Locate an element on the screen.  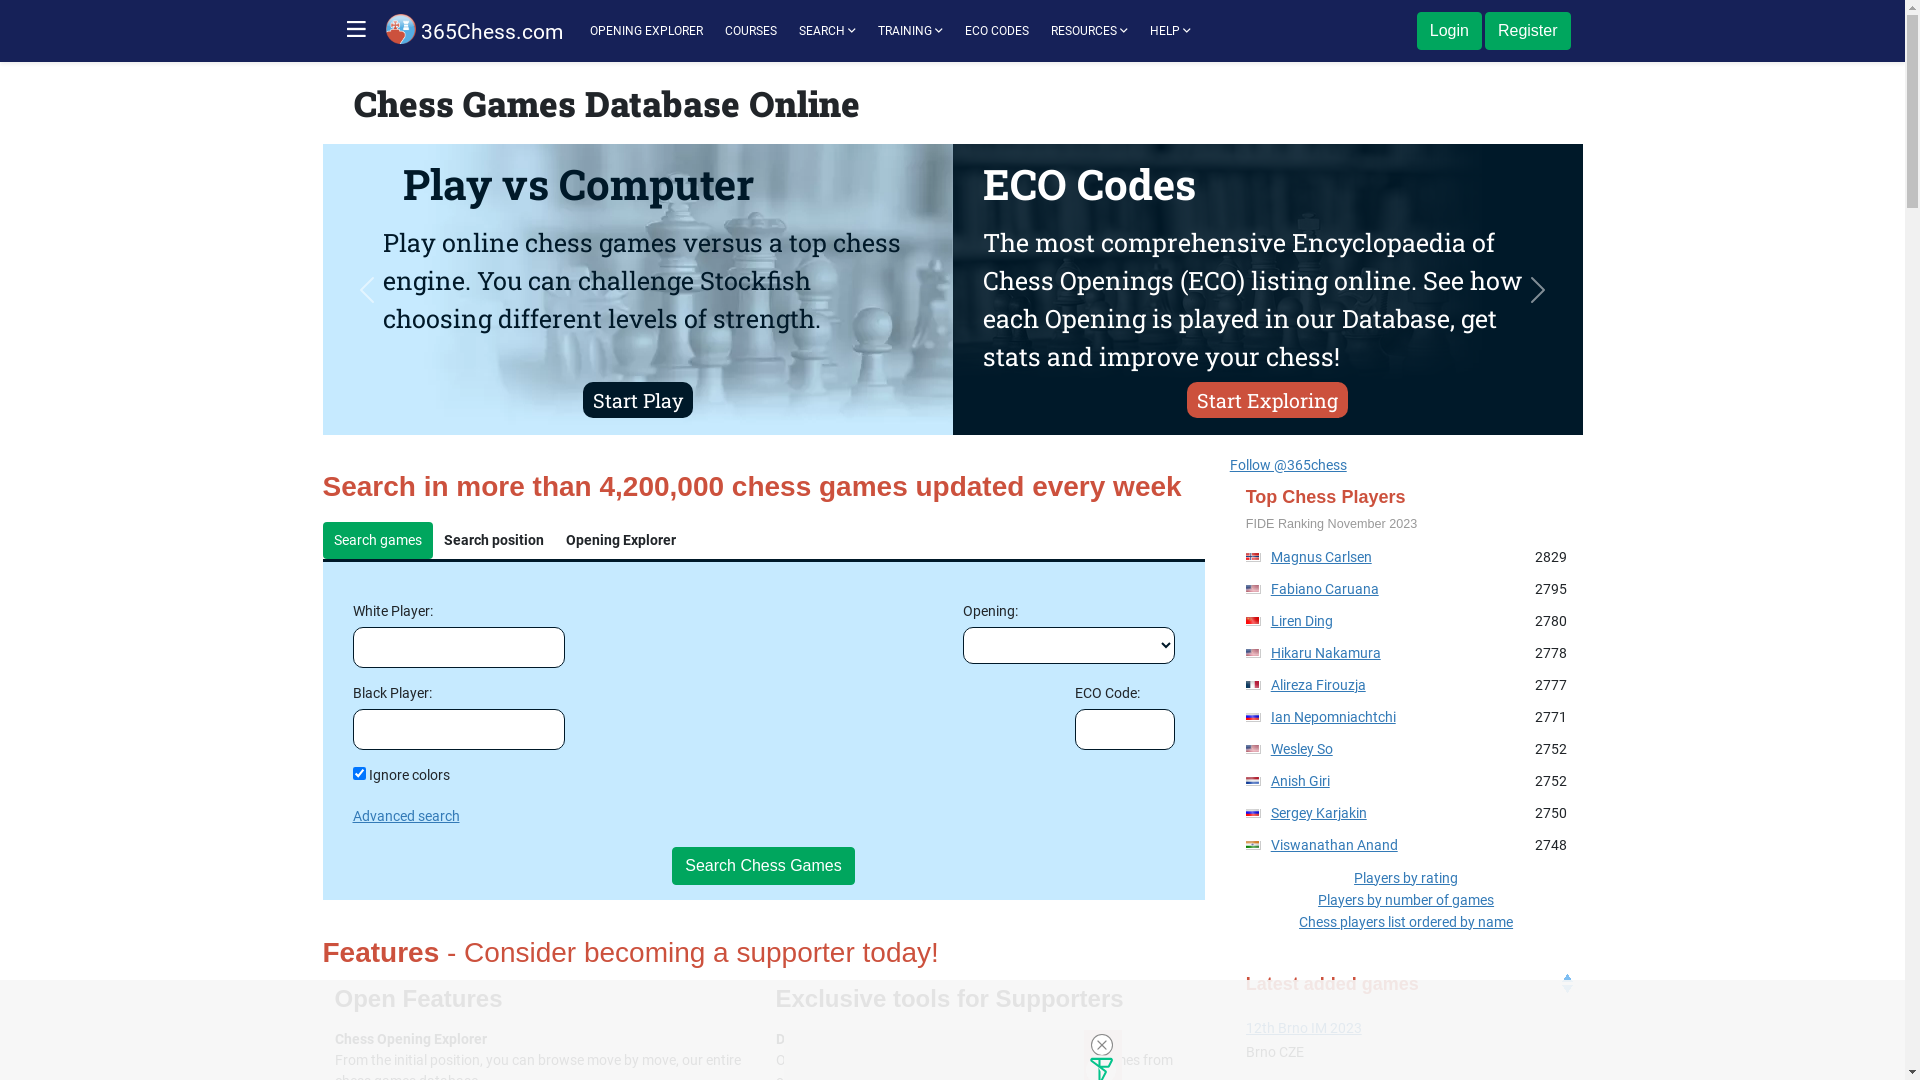
'SEARCH' is located at coordinates (789, 30).